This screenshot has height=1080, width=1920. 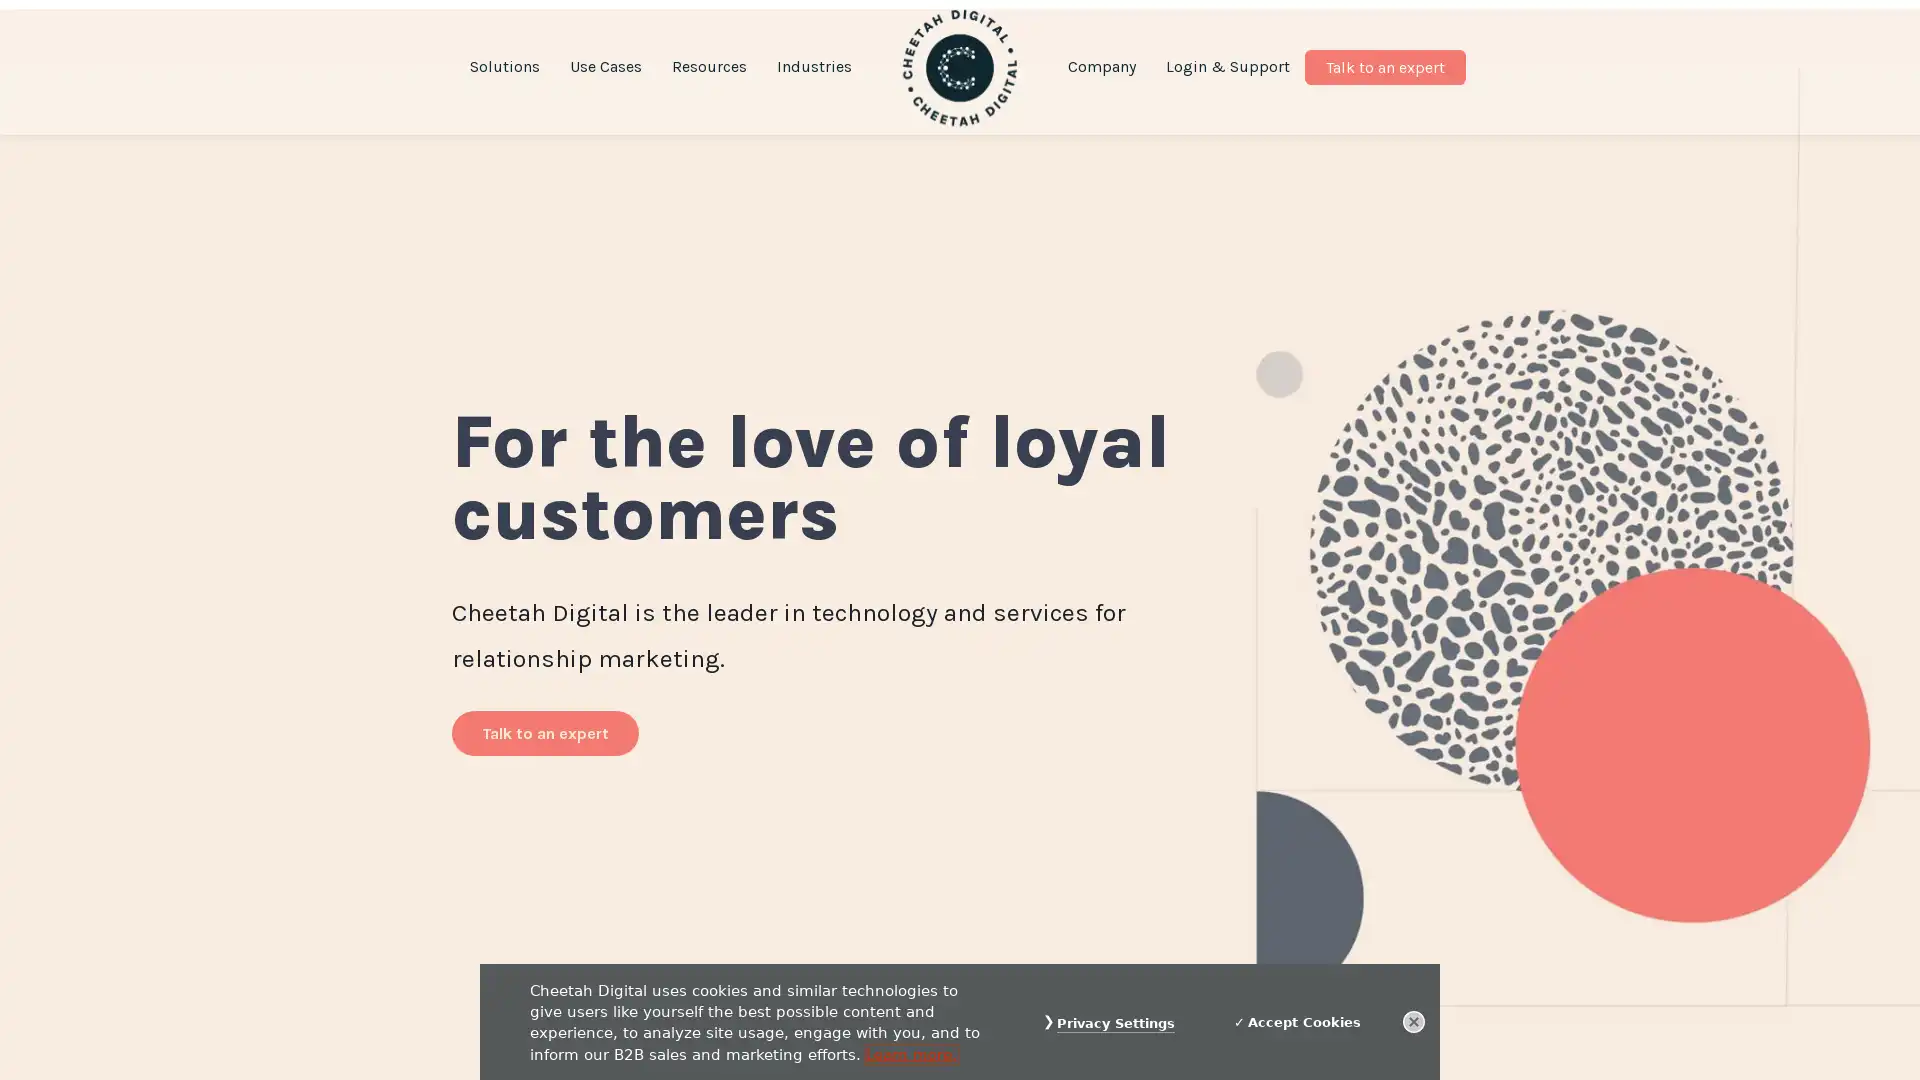 What do you see at coordinates (1413, 1021) in the screenshot?
I see `Close` at bounding box center [1413, 1021].